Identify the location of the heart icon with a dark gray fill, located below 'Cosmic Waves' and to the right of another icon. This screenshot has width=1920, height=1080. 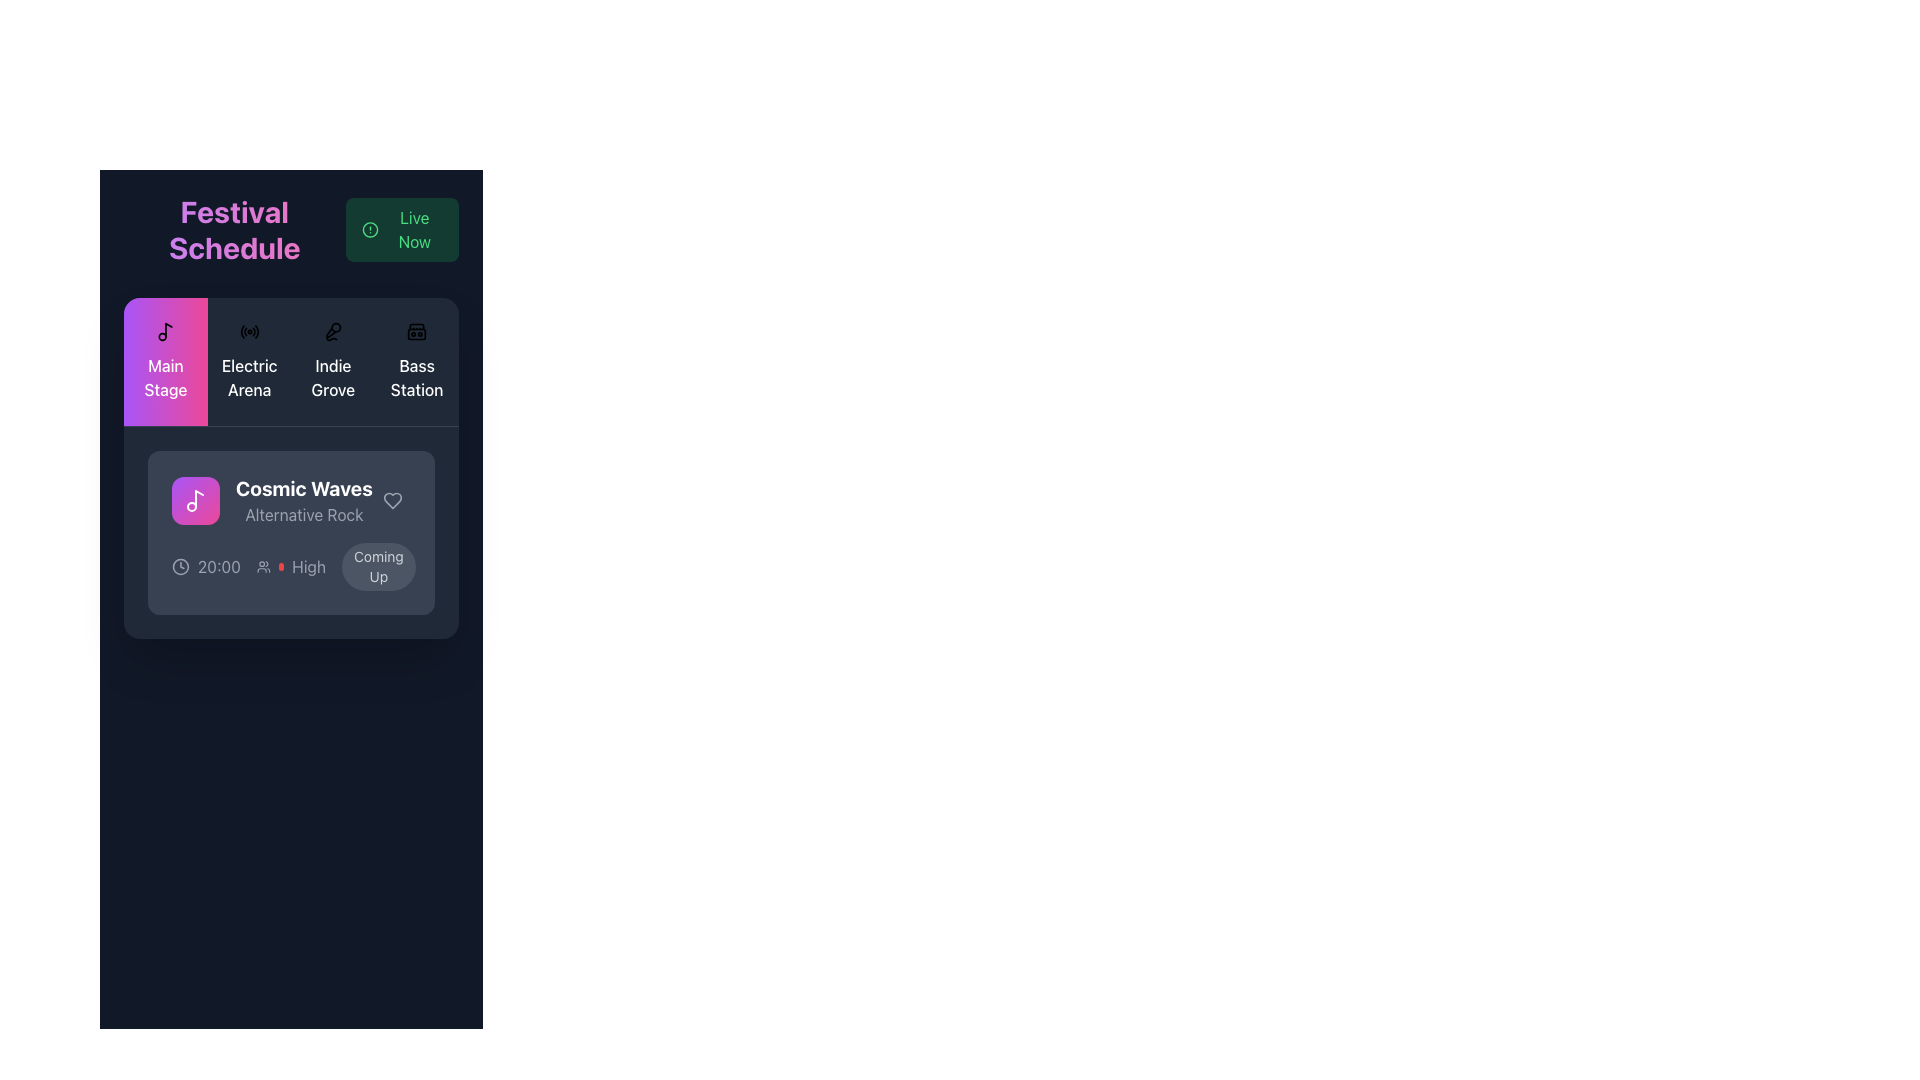
(393, 500).